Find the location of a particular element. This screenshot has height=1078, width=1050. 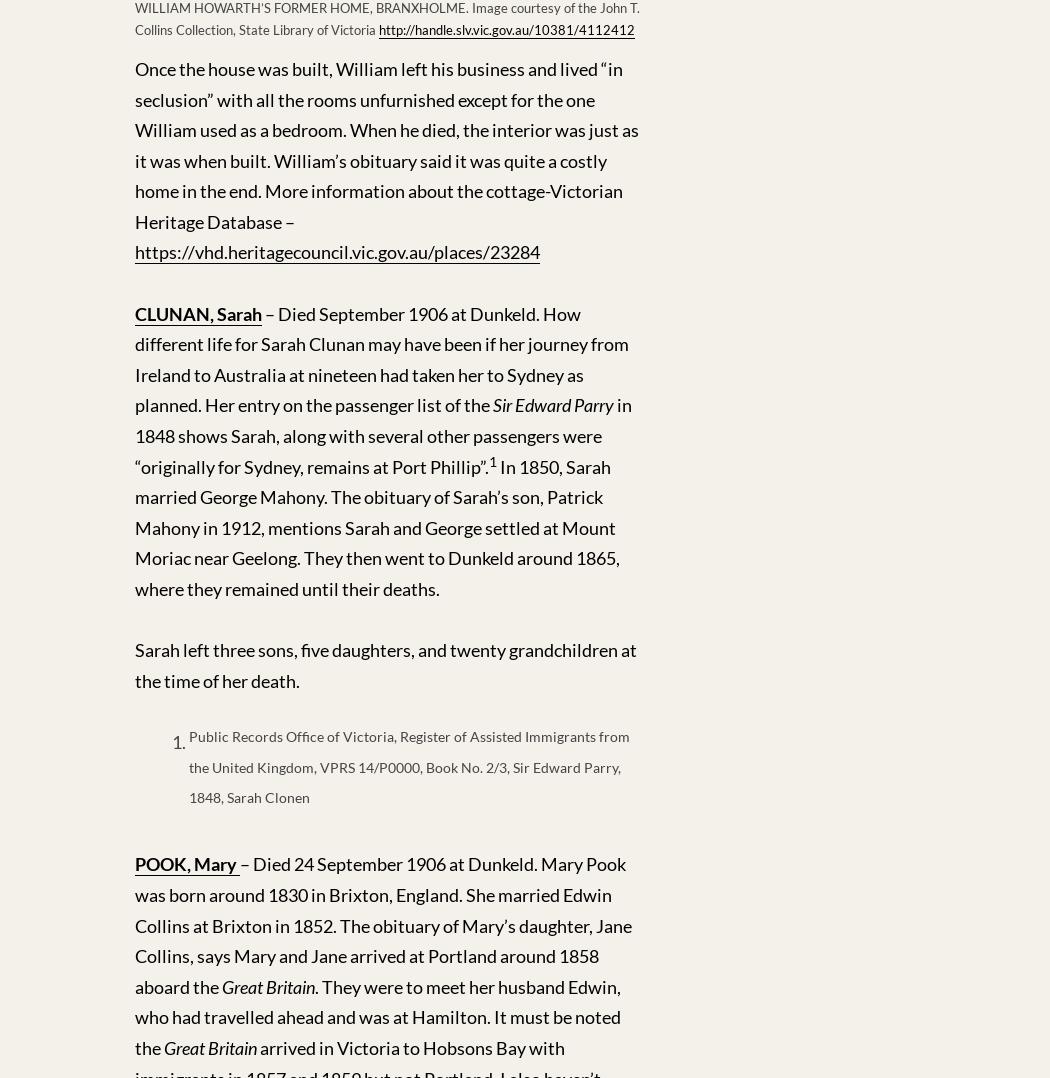

'Once the house was built, William left his business and lived “in seclusion” with all the rooms unfurnished except for the one William used as a bedroom. When he died, the interior was just as it was when built. William’s obituary said it was quite a costly home in the end. More information about the cottage-Victorian Heritage Database –' is located at coordinates (387, 144).